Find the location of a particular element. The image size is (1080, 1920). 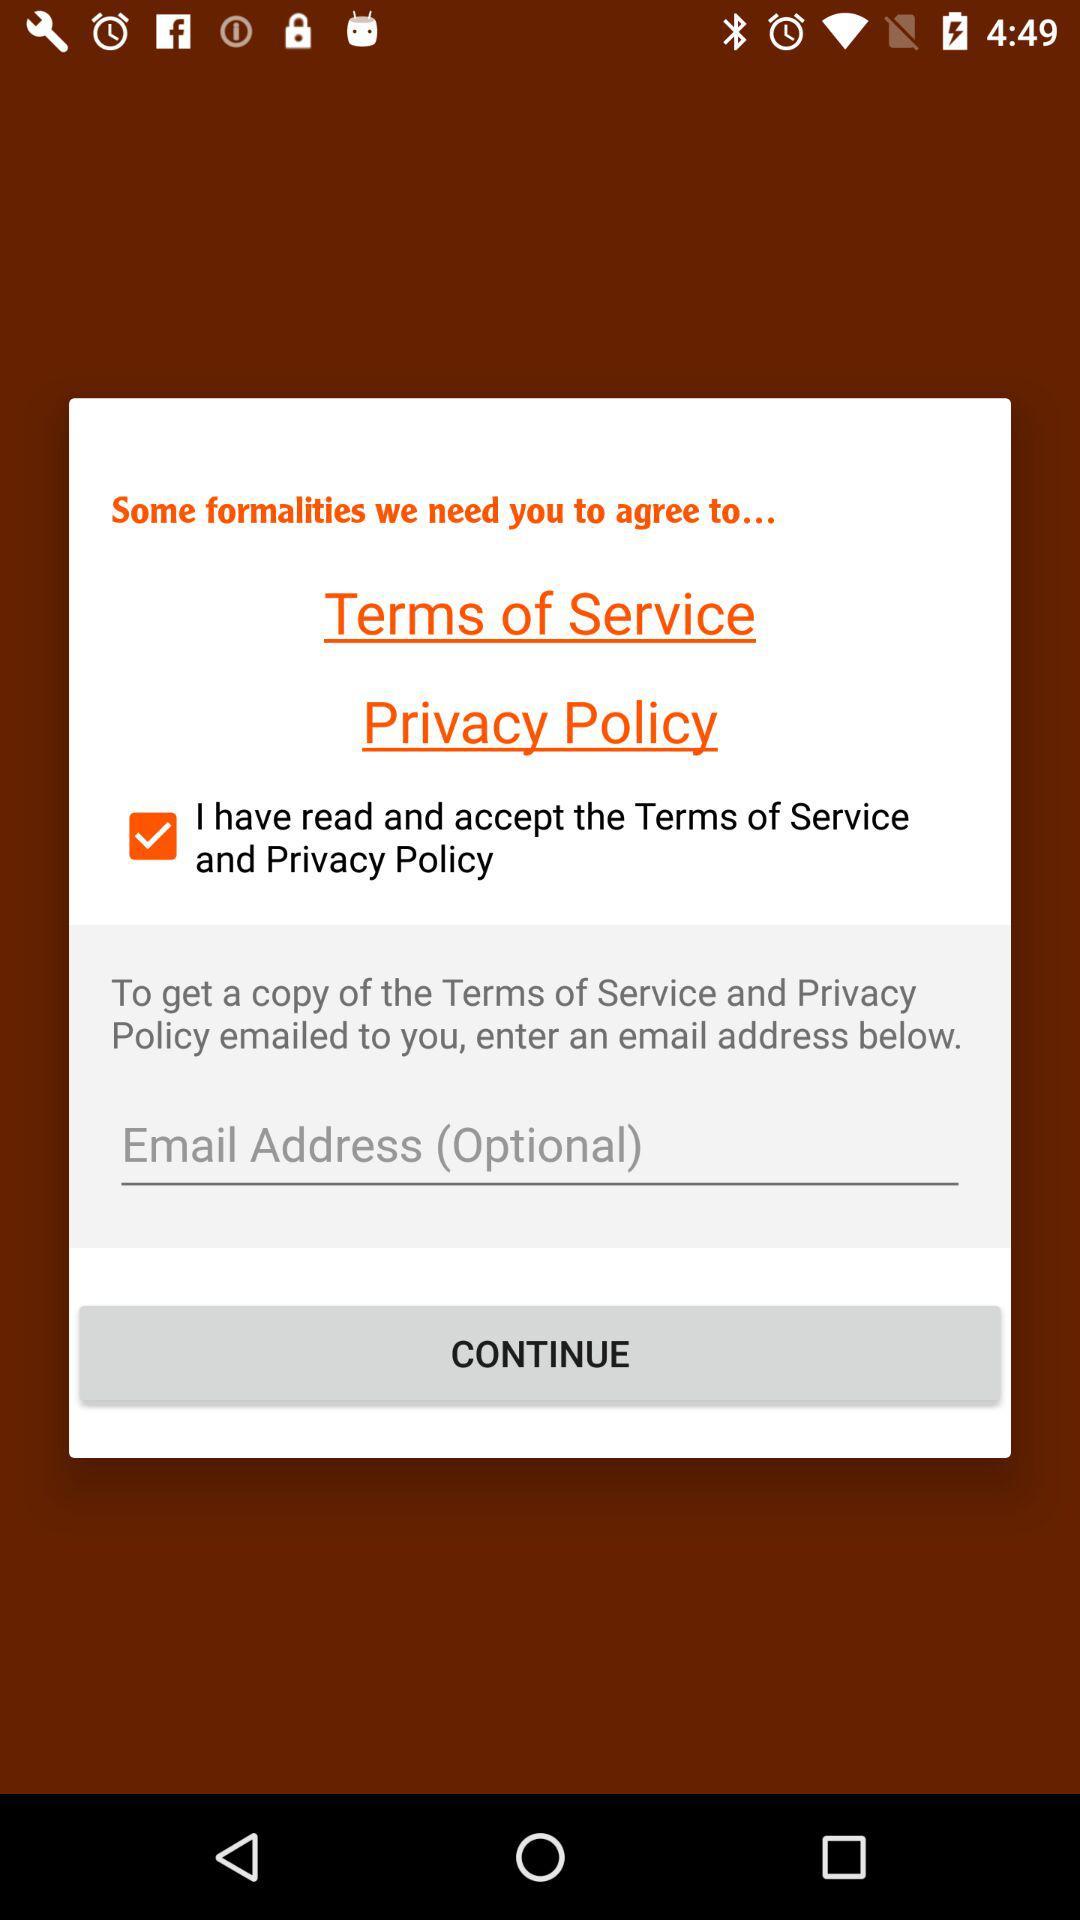

the item below to get a item is located at coordinates (540, 1146).